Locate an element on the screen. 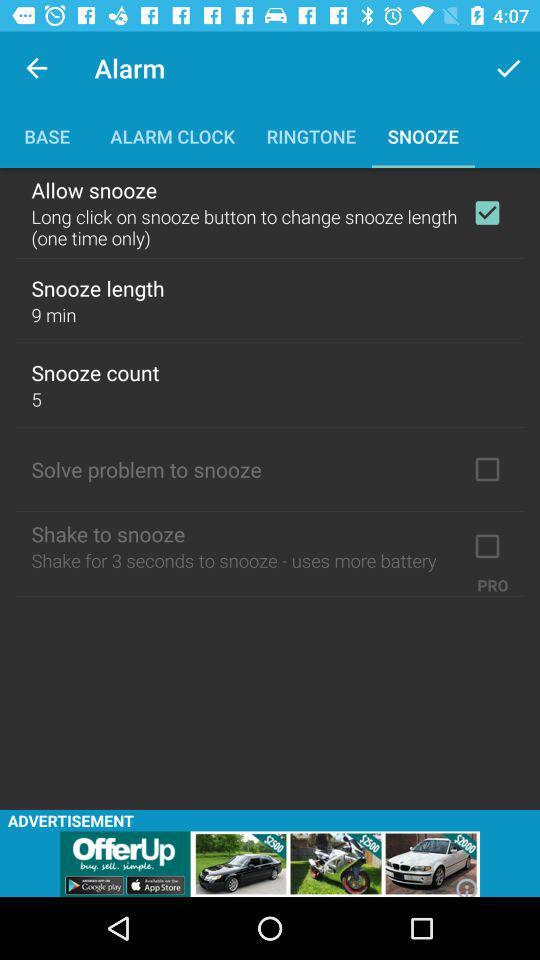  turn on shake to snooze is located at coordinates (486, 546).